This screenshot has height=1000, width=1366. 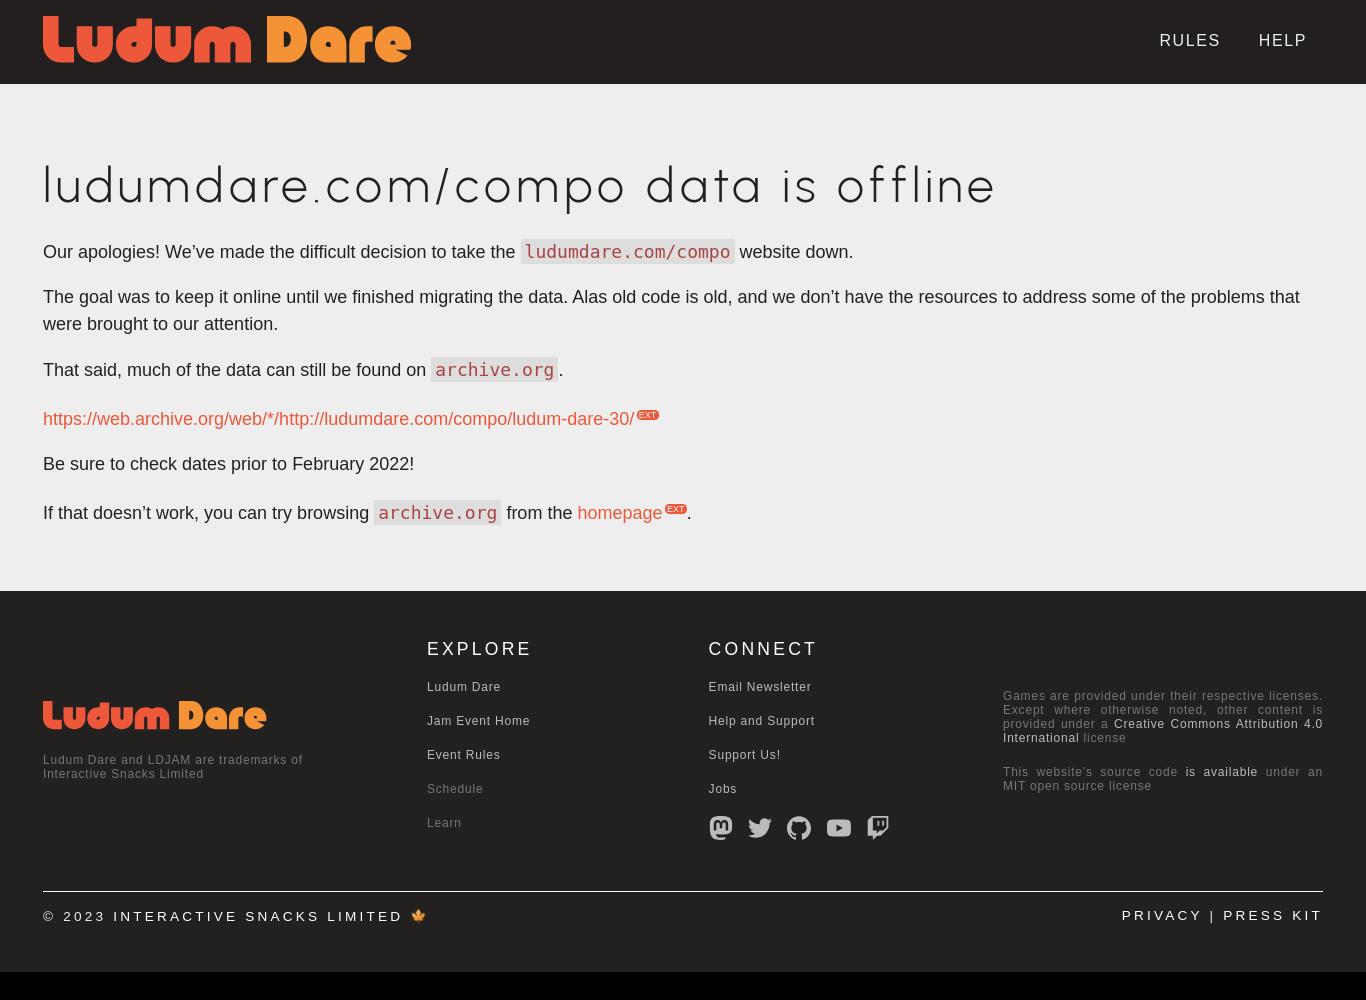 What do you see at coordinates (539, 513) in the screenshot?
I see `'from the'` at bounding box center [539, 513].